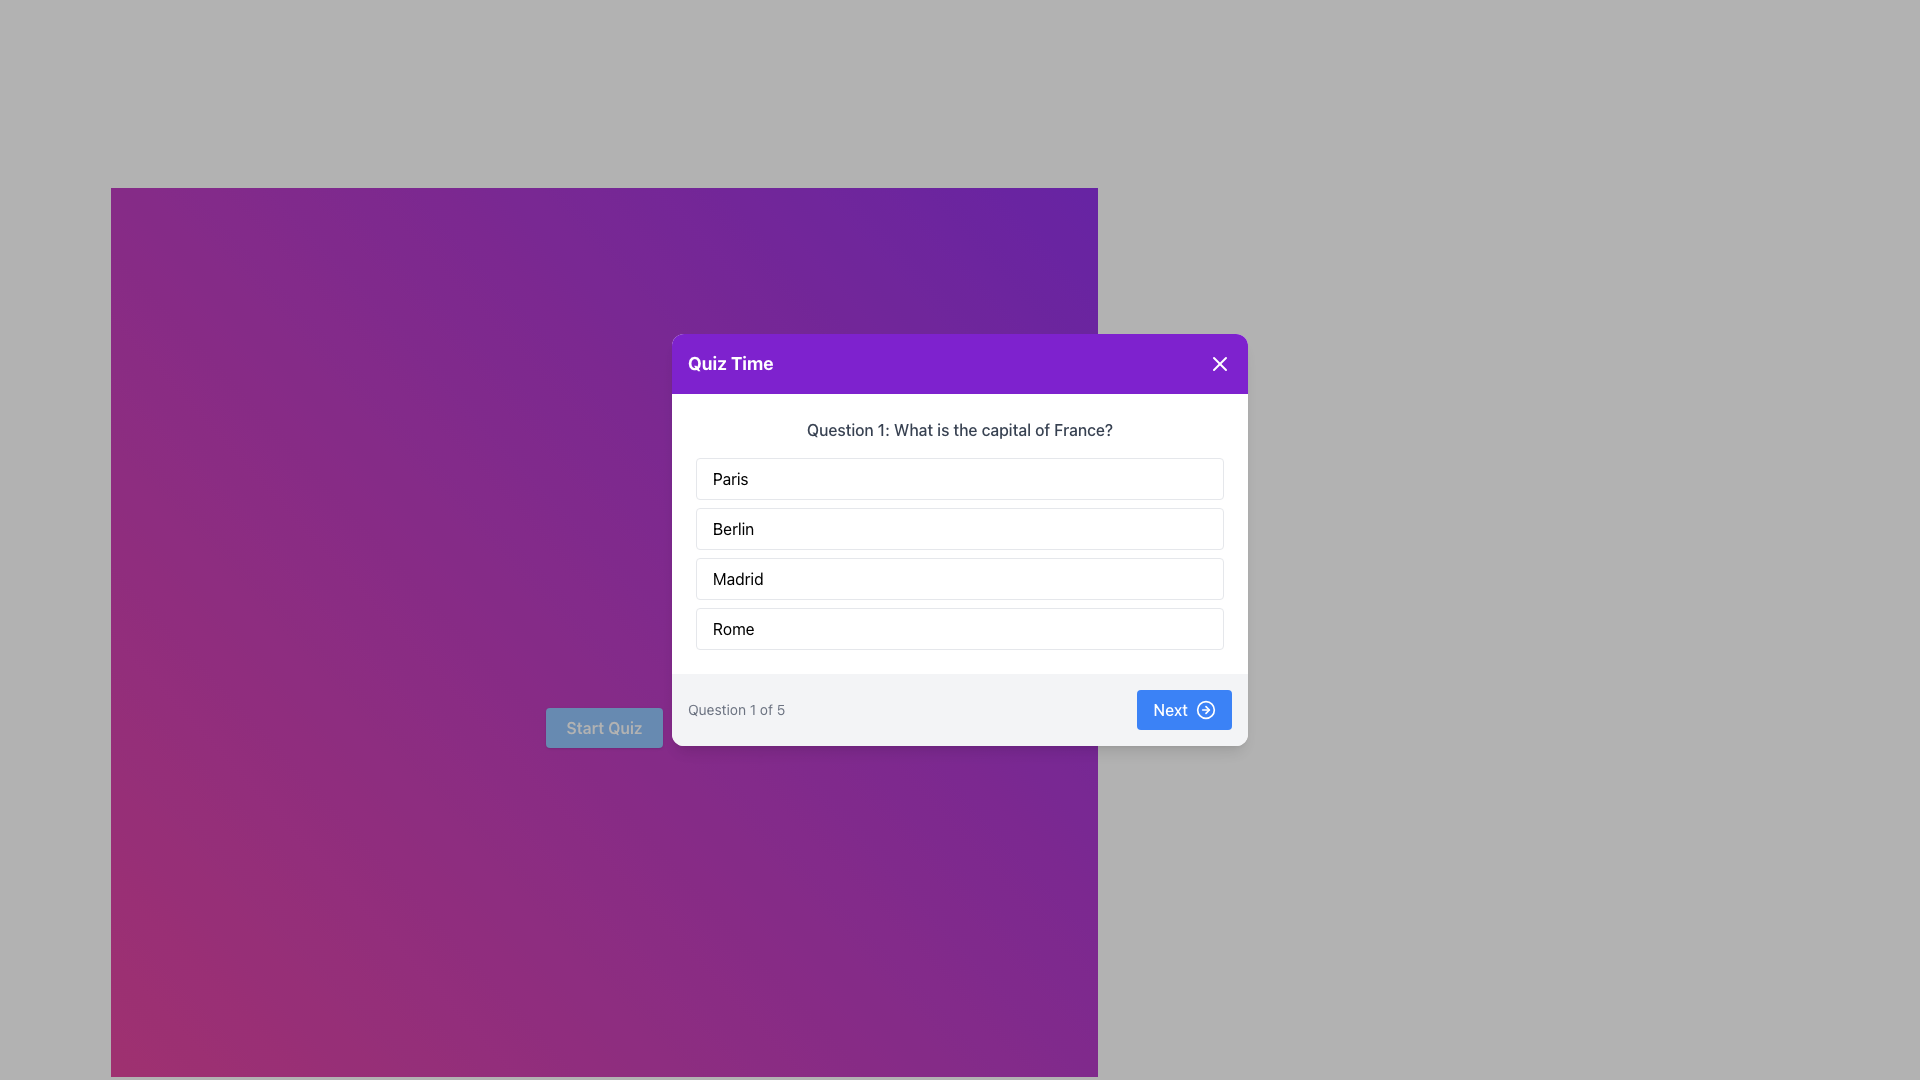 The height and width of the screenshot is (1080, 1920). Describe the element at coordinates (960, 478) in the screenshot. I see `the 'Paris' button which is the first in a group of four buttons in a quiz modal, located at the middle-left area` at that location.